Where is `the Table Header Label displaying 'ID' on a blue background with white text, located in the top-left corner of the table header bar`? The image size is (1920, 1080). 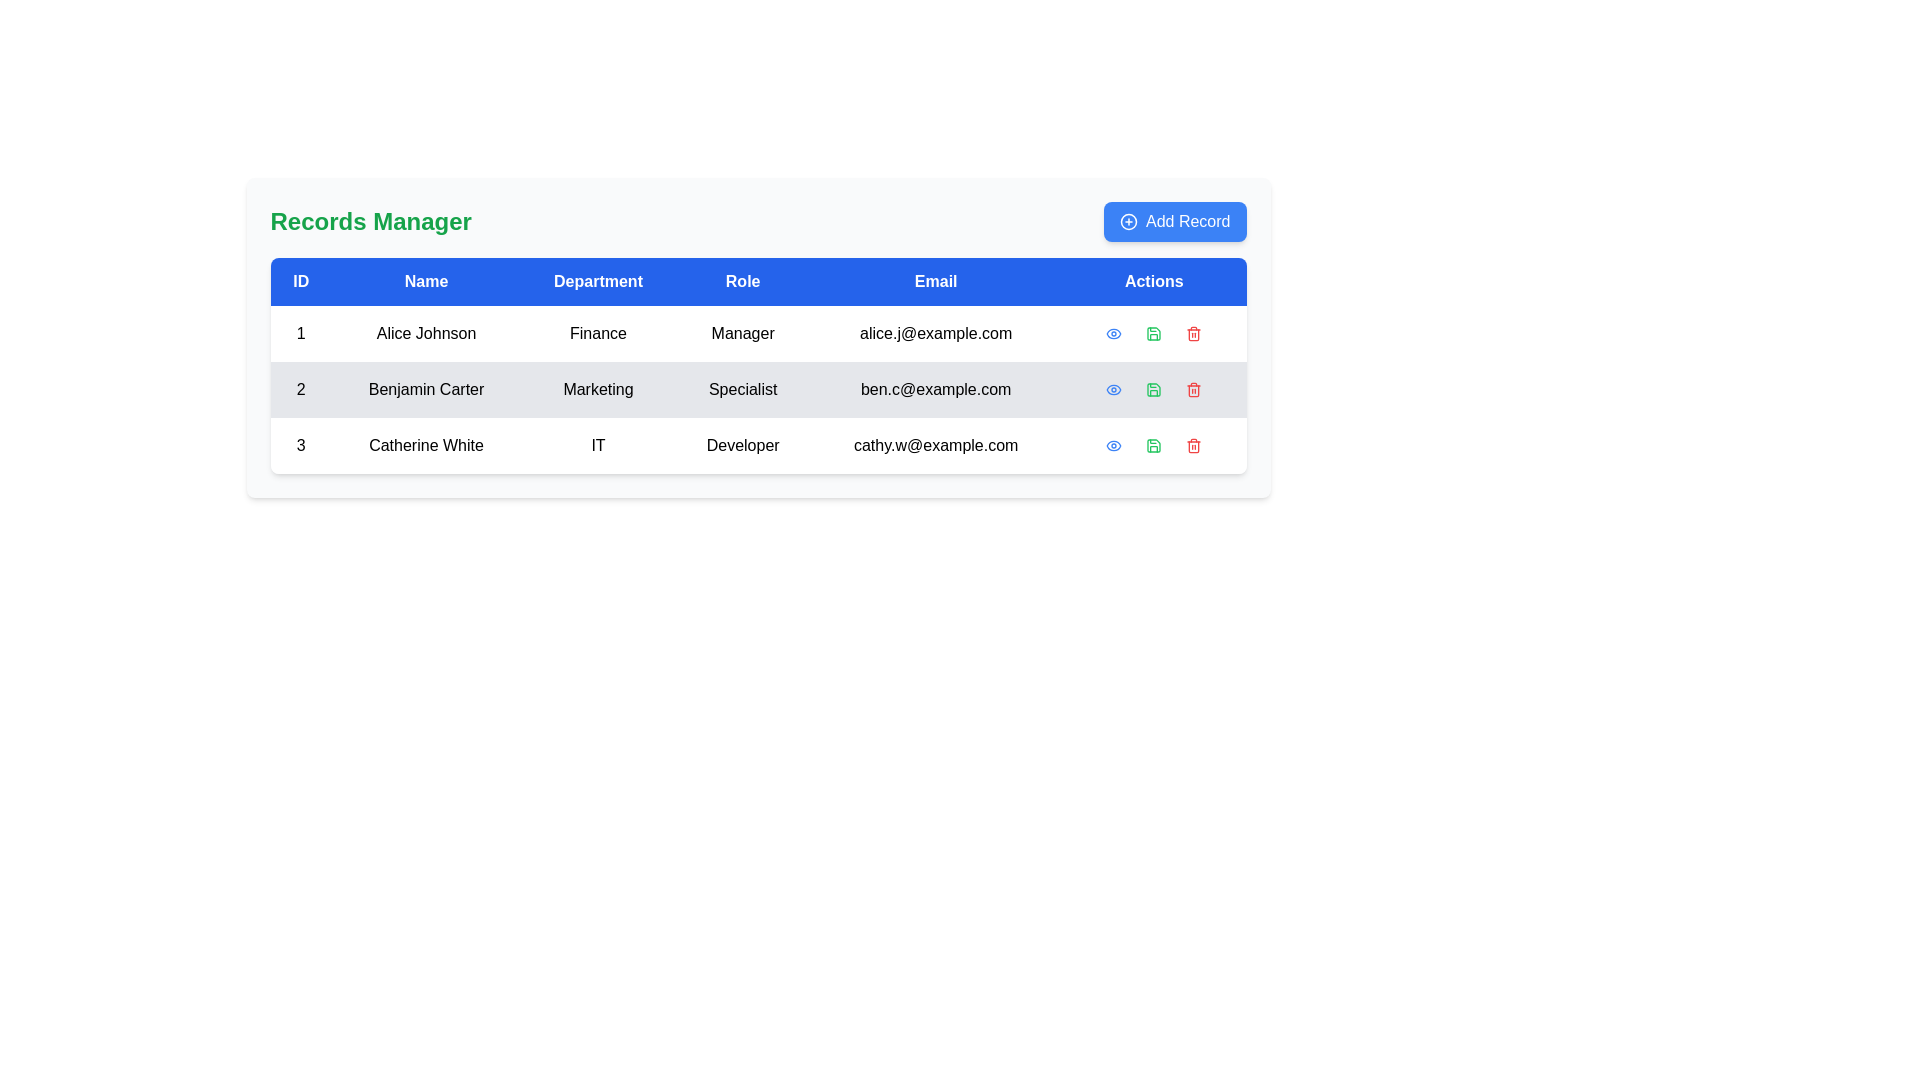
the Table Header Label displaying 'ID' on a blue background with white text, located in the top-left corner of the table header bar is located at coordinates (300, 281).